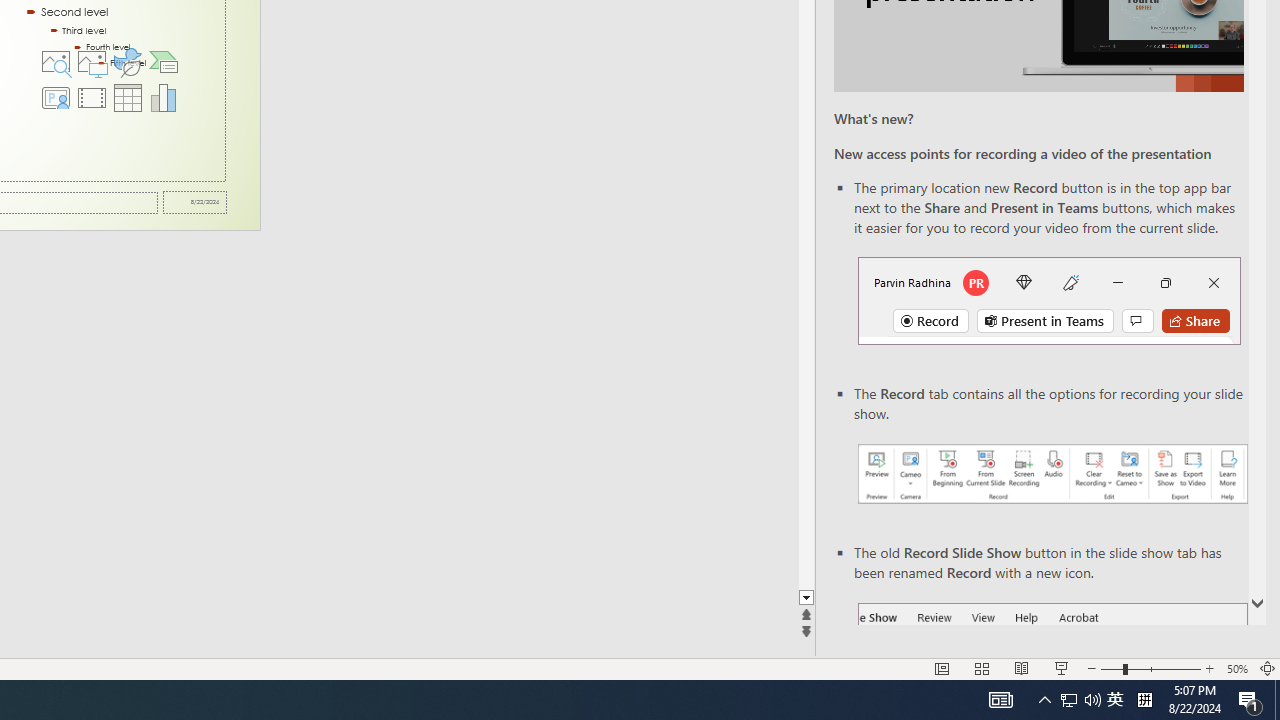 The image size is (1280, 720). What do you see at coordinates (1051, 474) in the screenshot?
I see `'Record your presentations screenshot one'` at bounding box center [1051, 474].